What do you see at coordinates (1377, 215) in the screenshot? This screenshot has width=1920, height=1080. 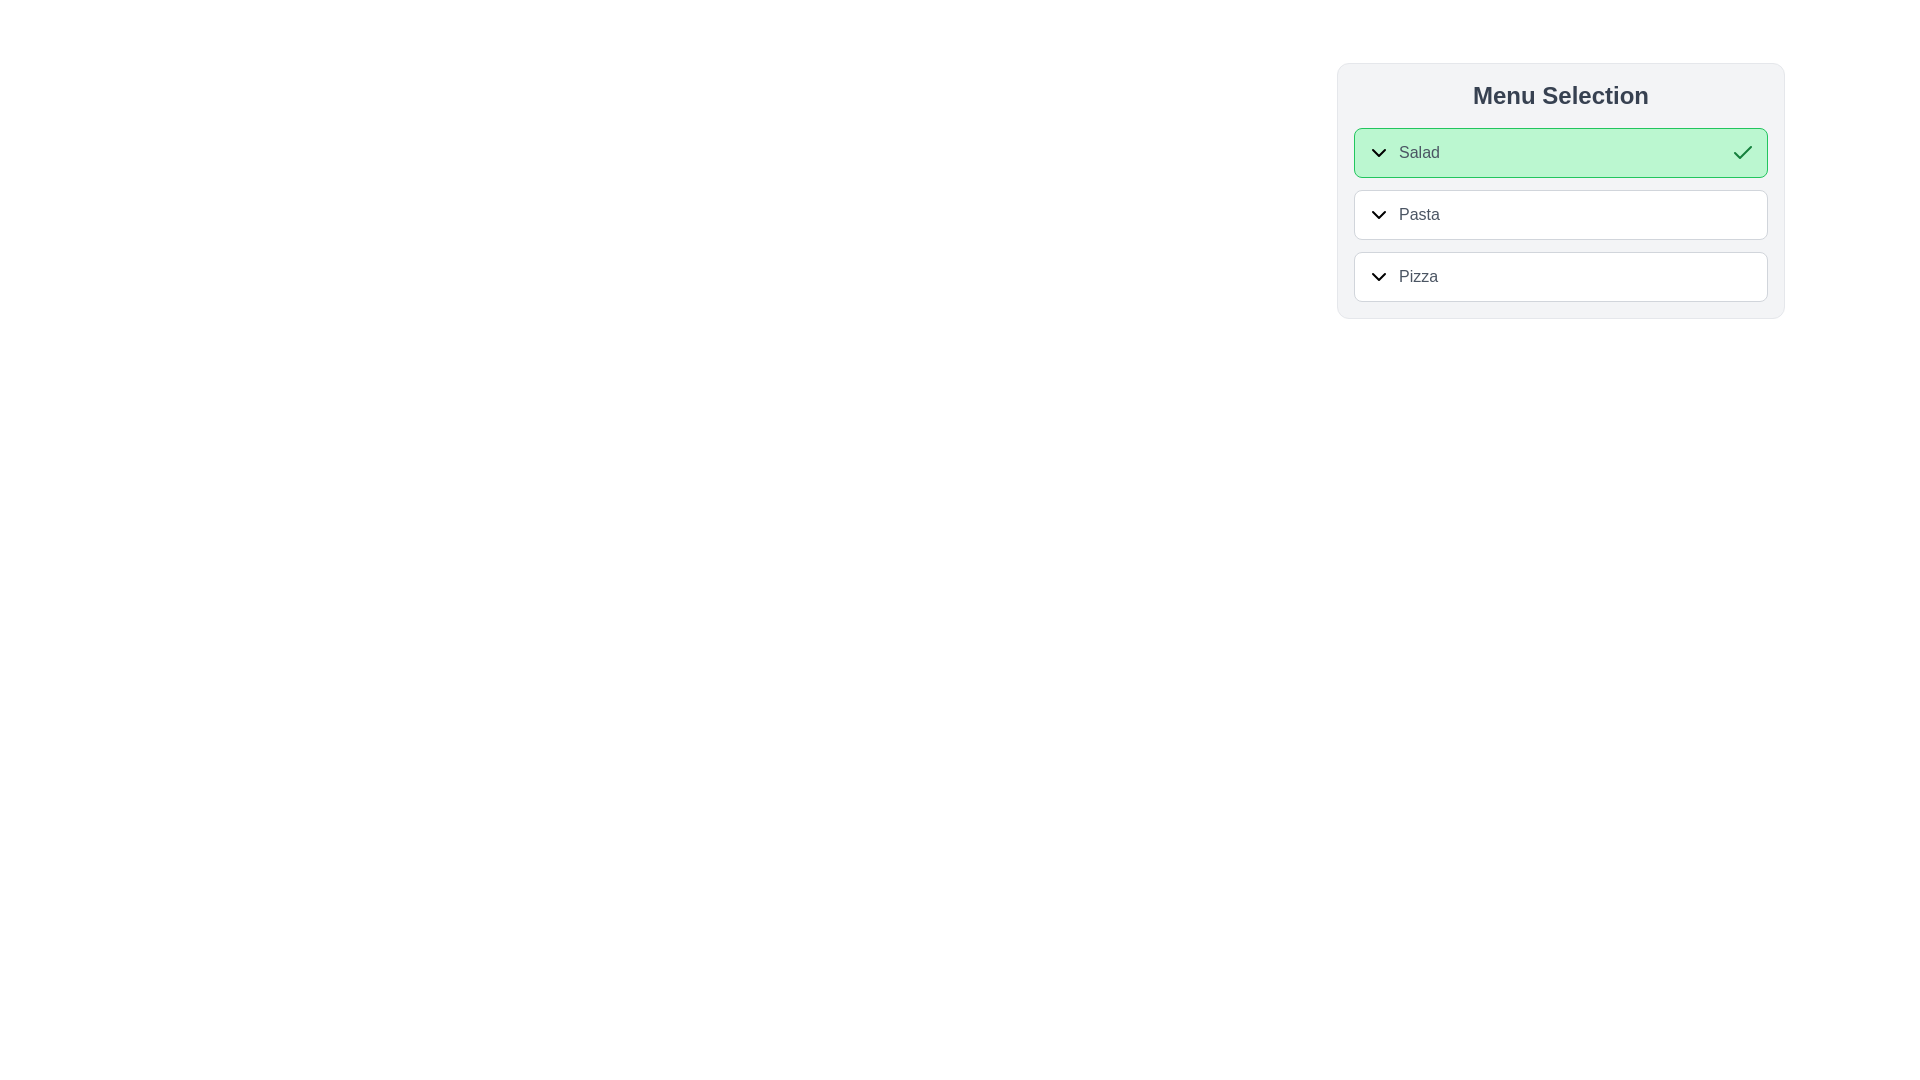 I see `the Chevron Down icon next to the 'Pasta' menu item` at bounding box center [1377, 215].